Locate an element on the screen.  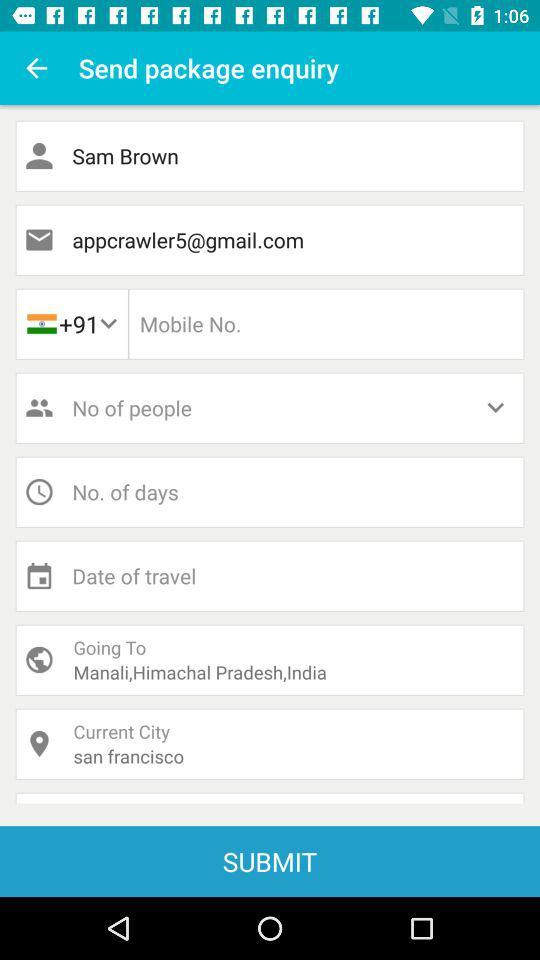
icon to the left of the send package enquiry is located at coordinates (36, 68).